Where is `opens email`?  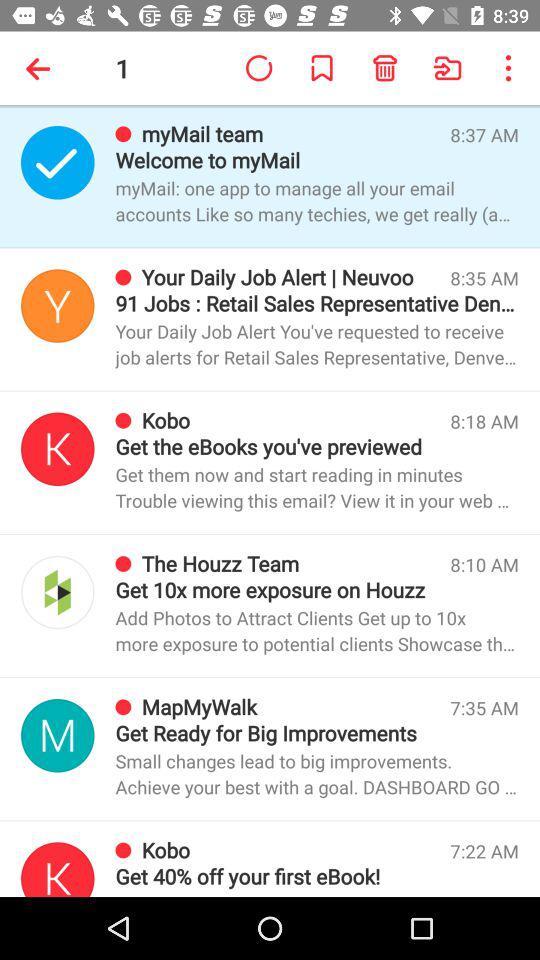 opens email is located at coordinates (57, 734).